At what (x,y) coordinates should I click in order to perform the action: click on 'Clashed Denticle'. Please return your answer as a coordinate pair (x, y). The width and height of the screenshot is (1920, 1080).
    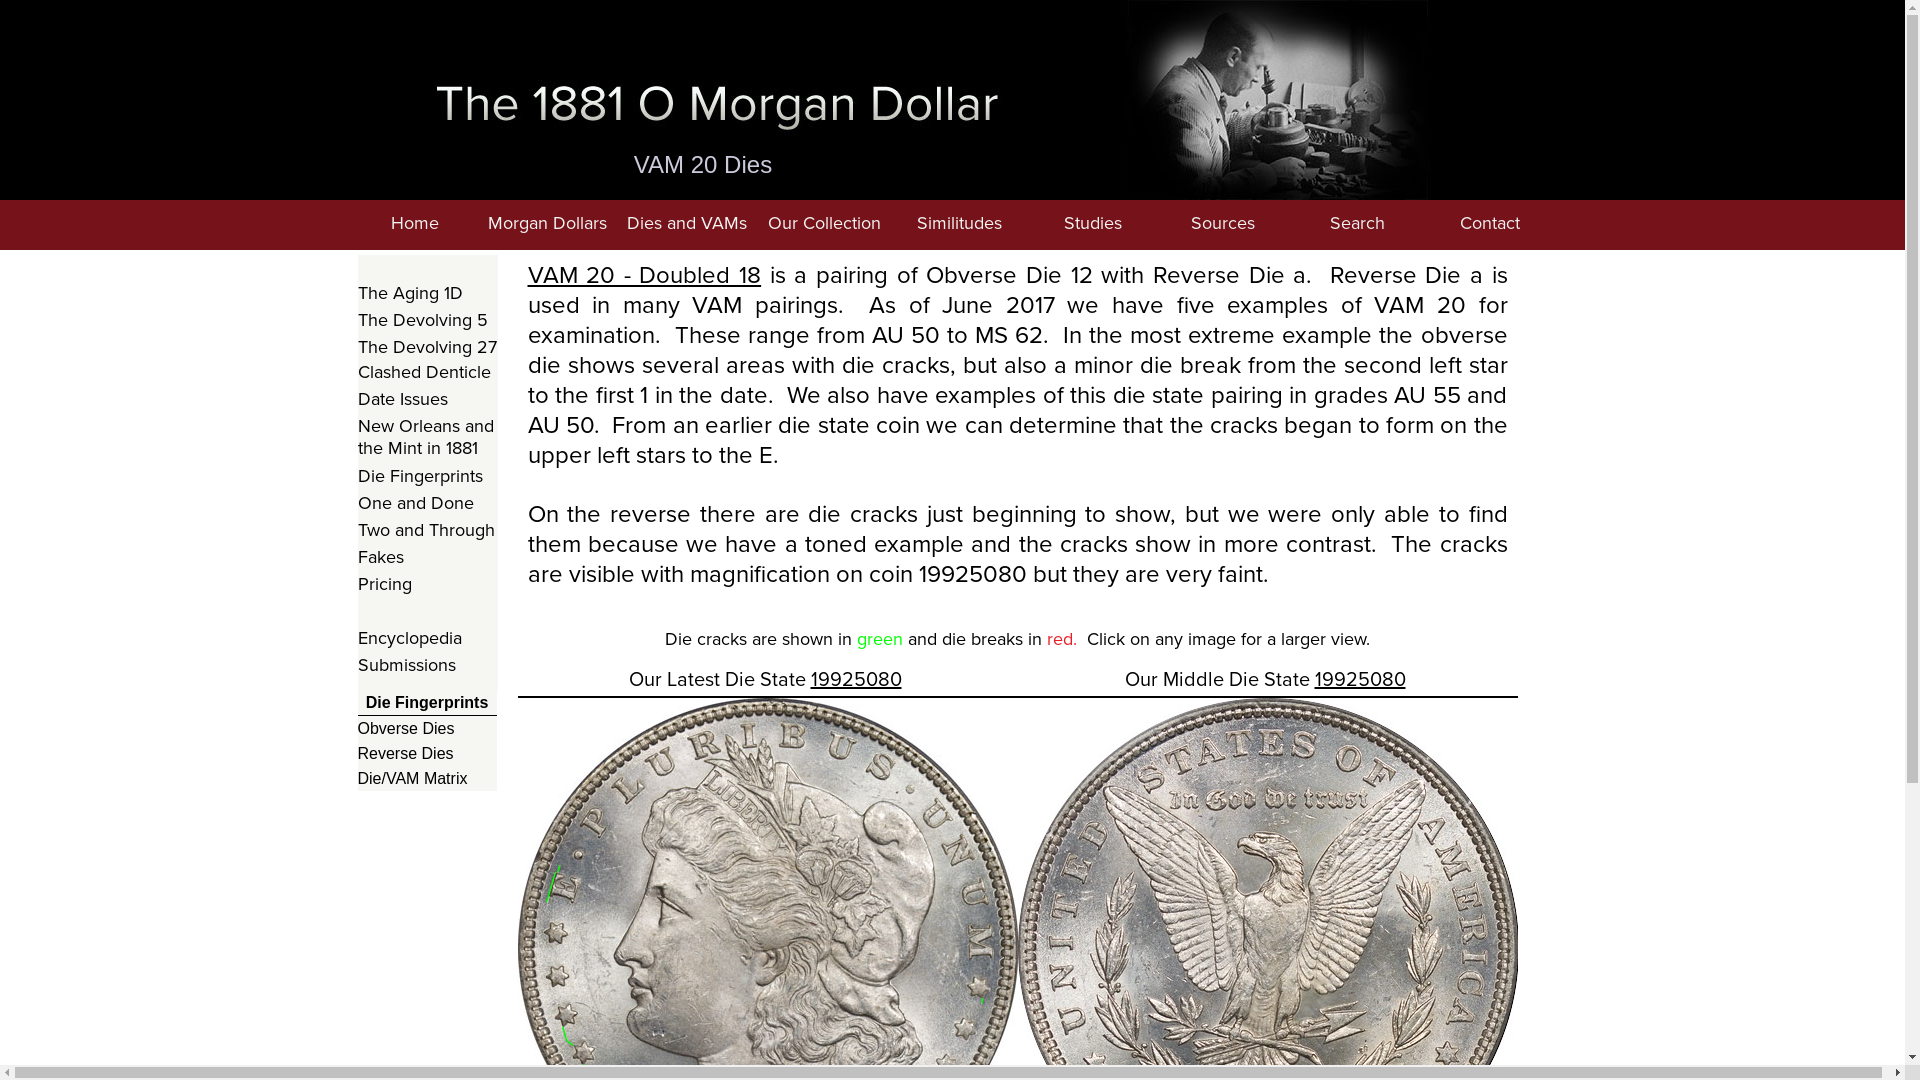
    Looking at the image, I should click on (426, 372).